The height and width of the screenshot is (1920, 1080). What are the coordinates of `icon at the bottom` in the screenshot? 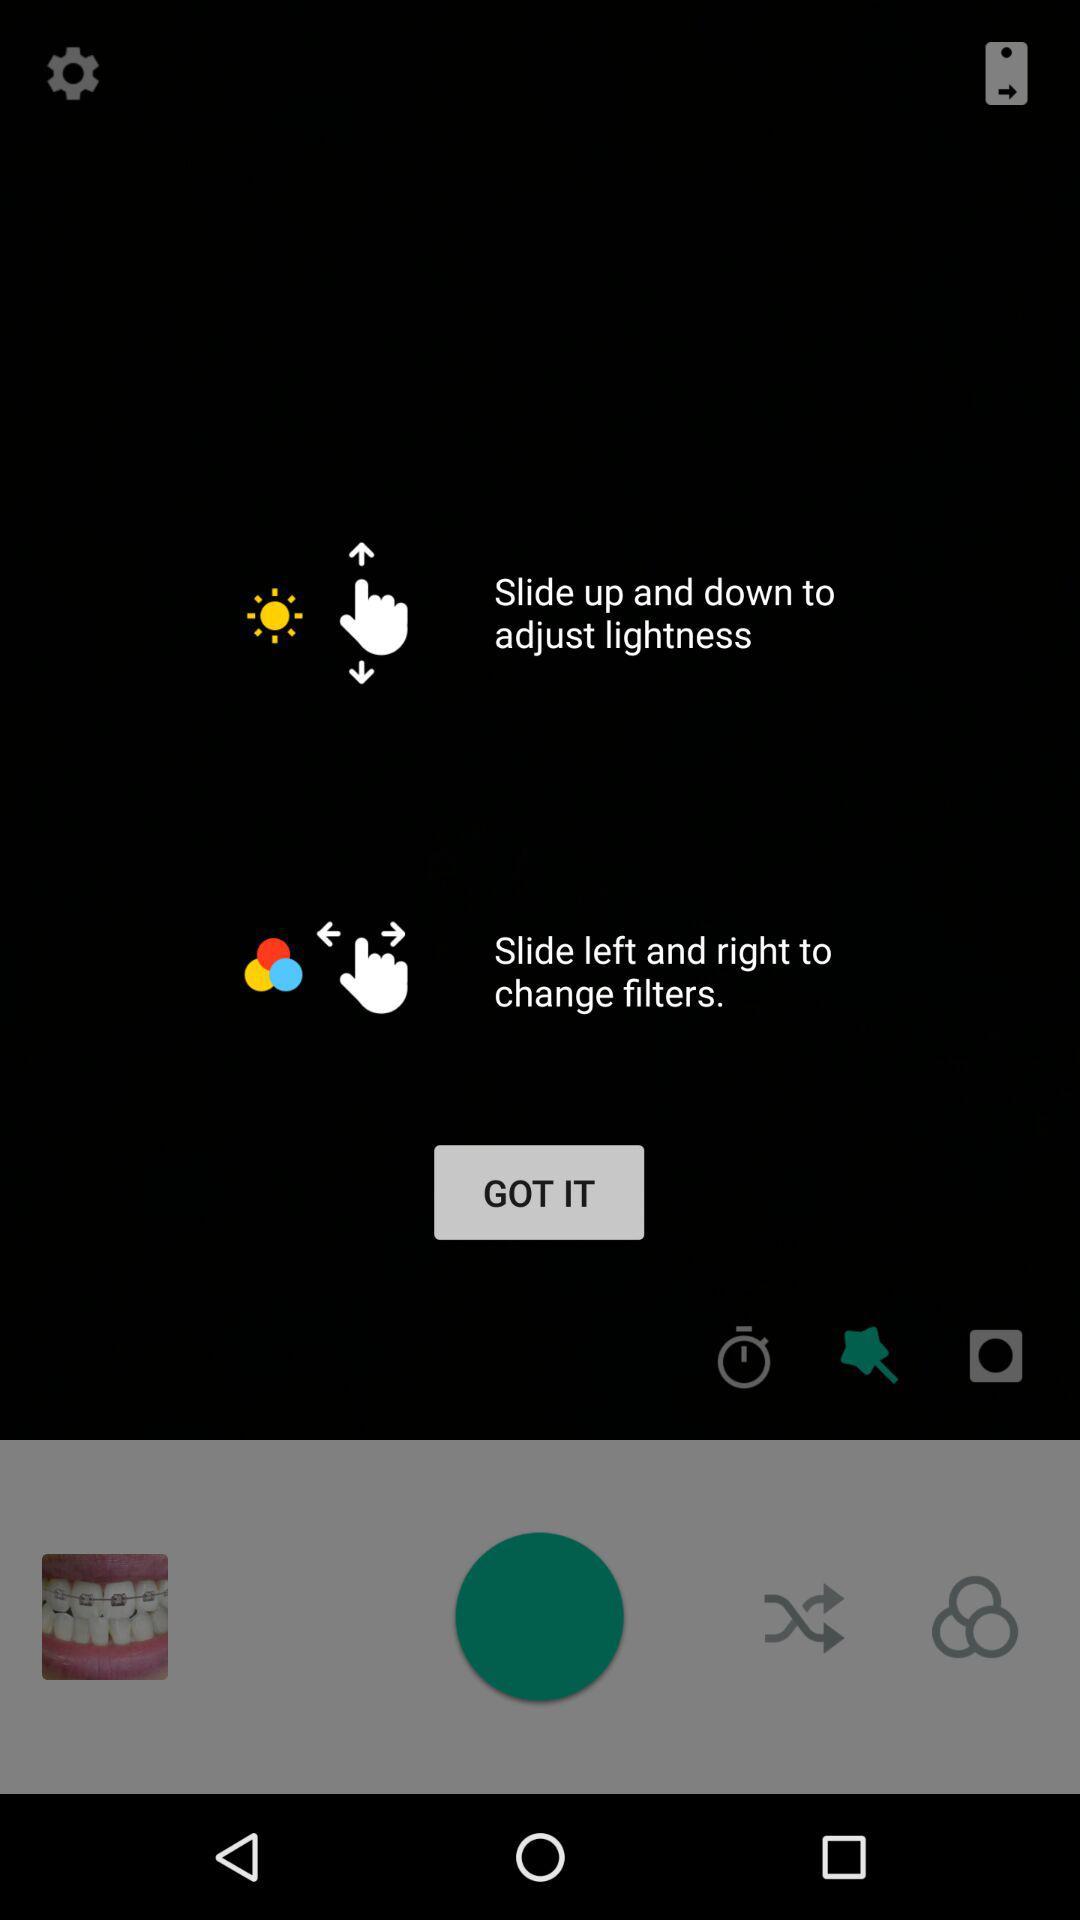 It's located at (538, 1616).